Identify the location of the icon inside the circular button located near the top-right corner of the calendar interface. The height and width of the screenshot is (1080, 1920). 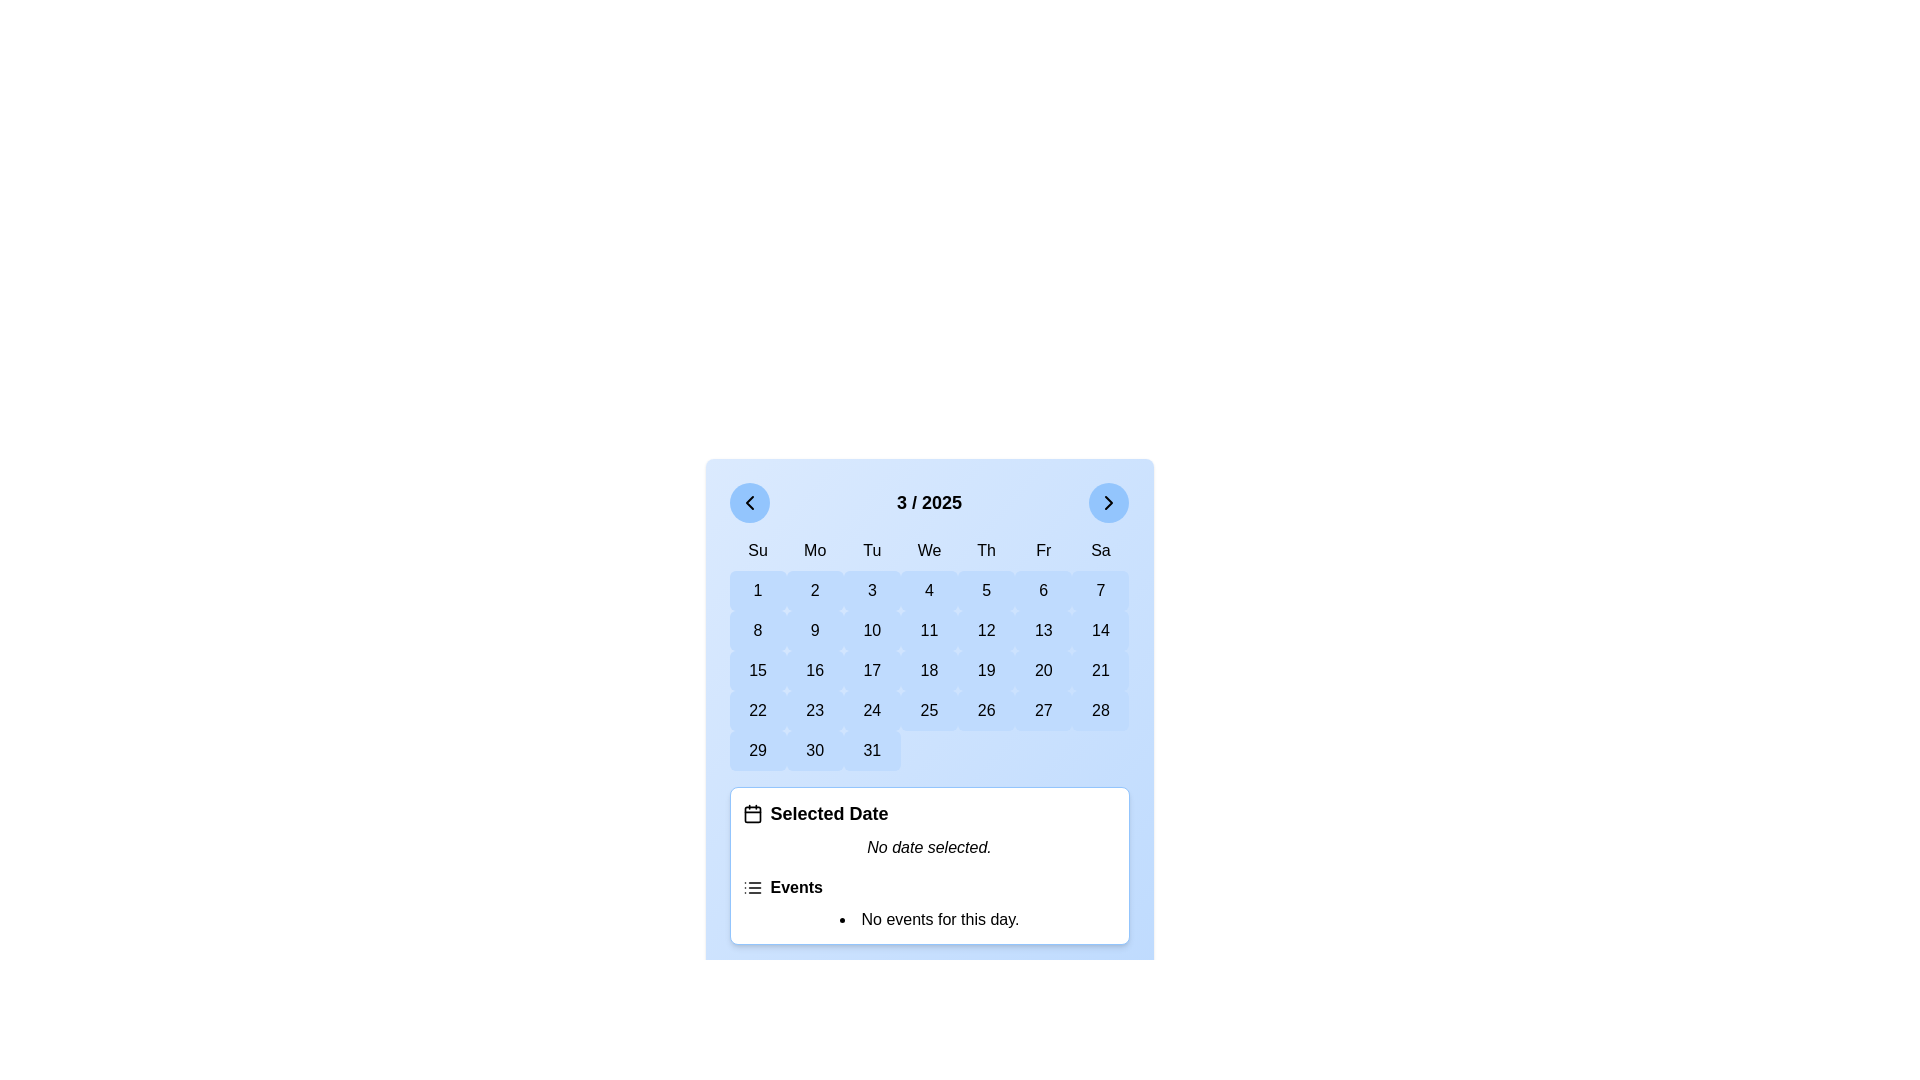
(1108, 501).